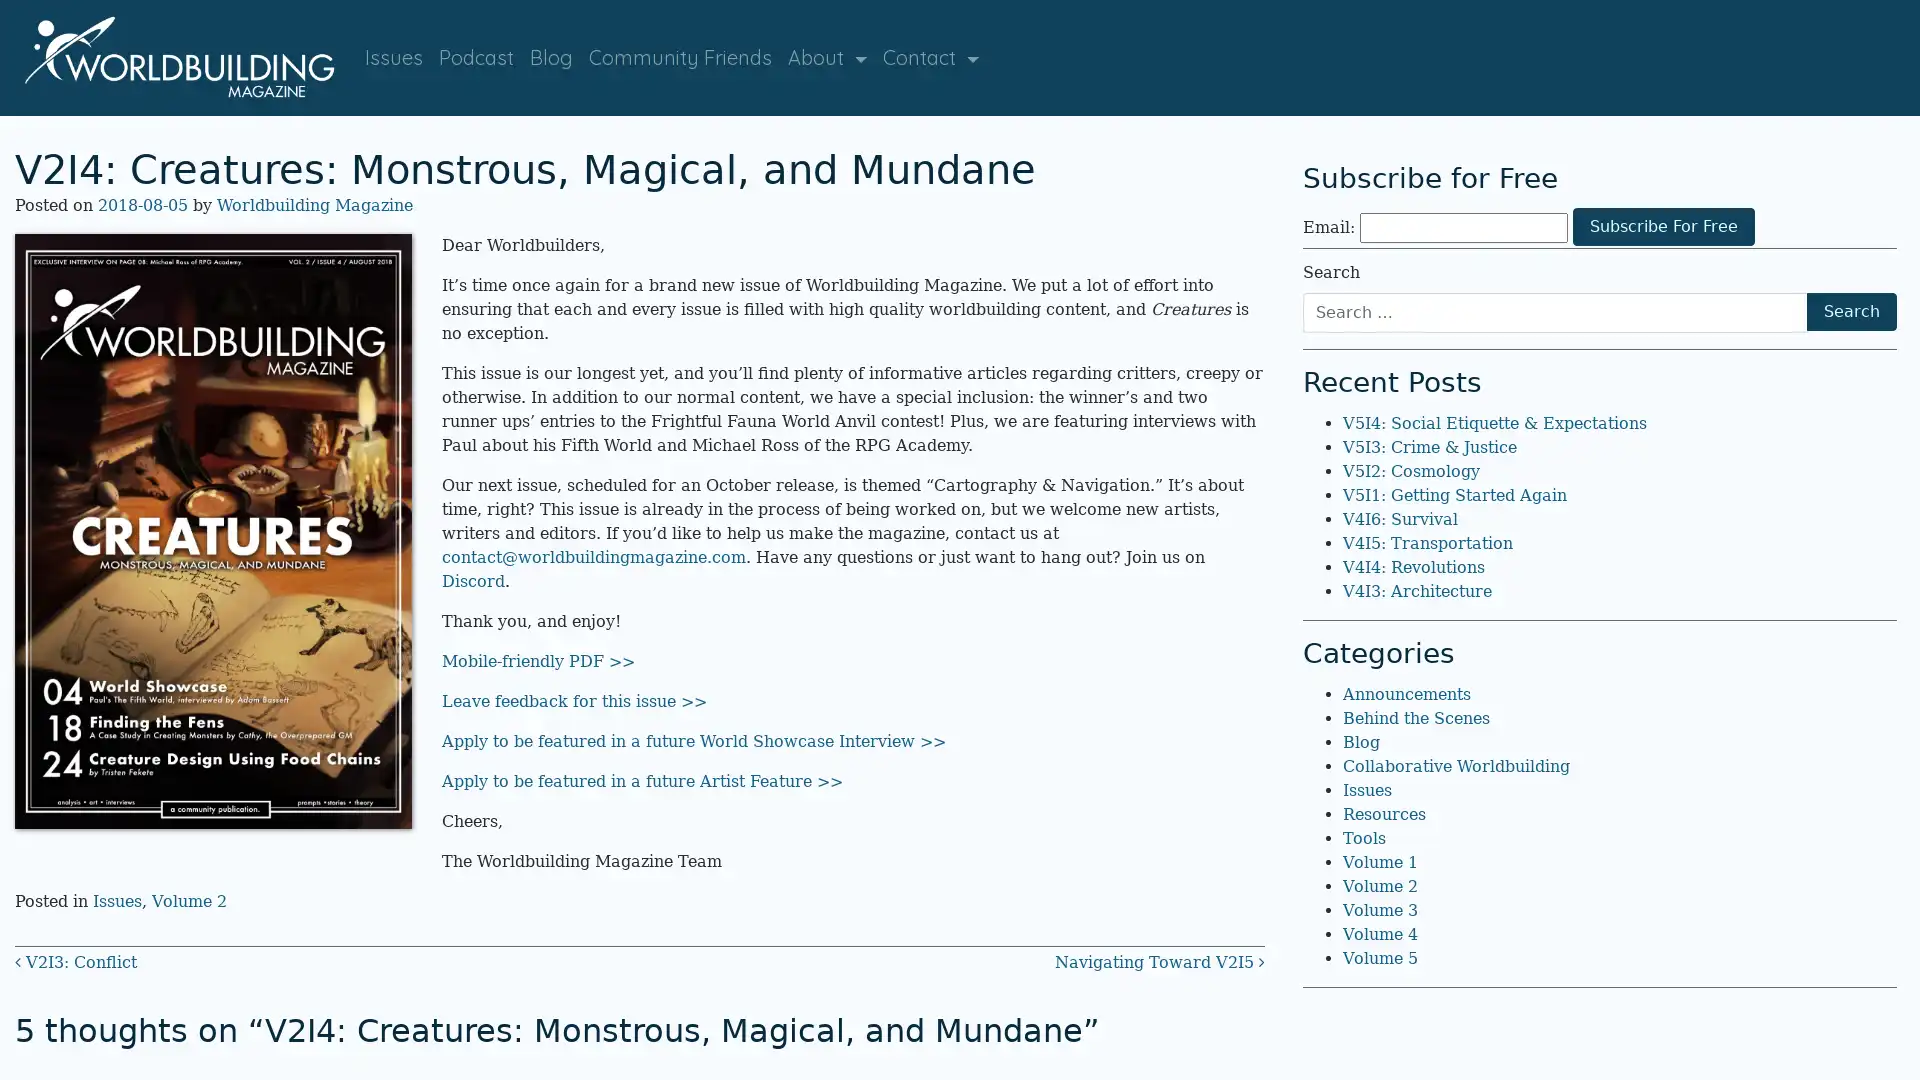  I want to click on Search, so click(1850, 312).